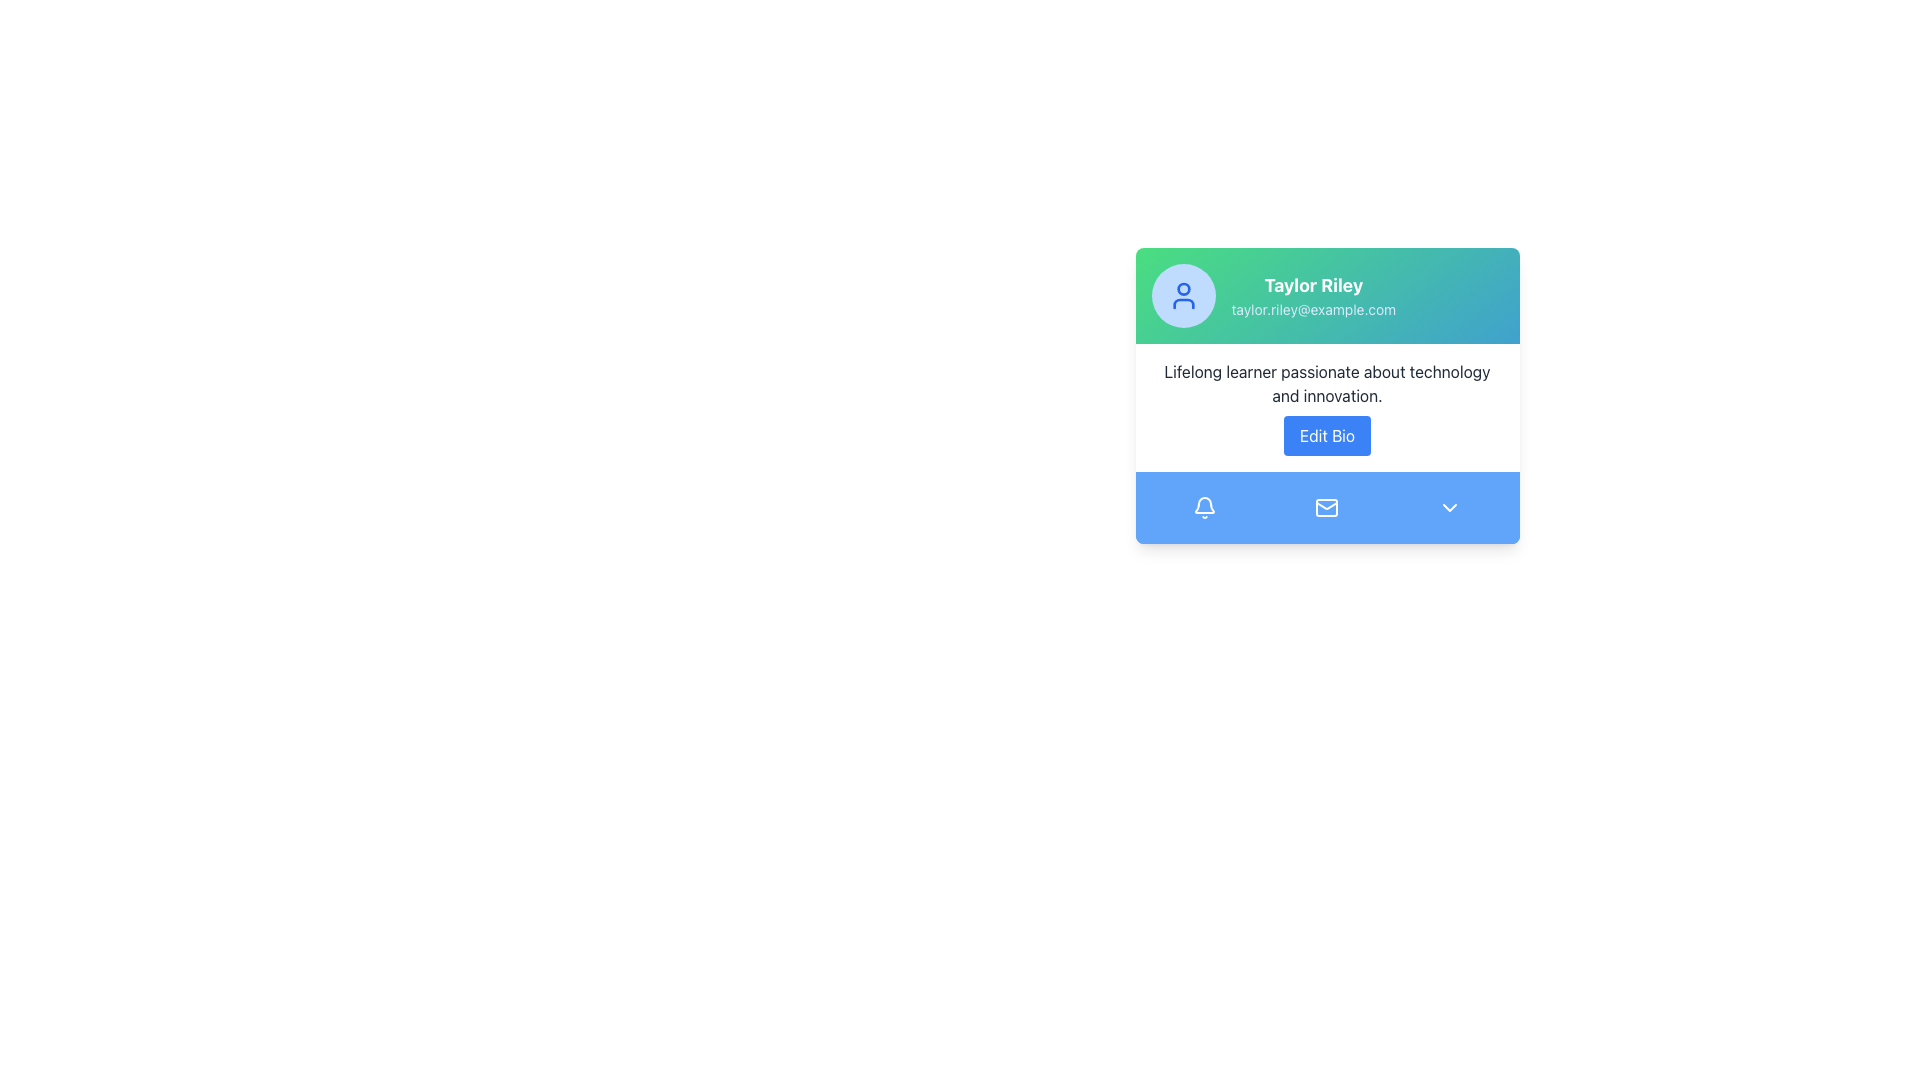  I want to click on the email icon, which is a small graphical representation of a folded envelope, located within the blue section beneath the user profile card, so click(1327, 504).